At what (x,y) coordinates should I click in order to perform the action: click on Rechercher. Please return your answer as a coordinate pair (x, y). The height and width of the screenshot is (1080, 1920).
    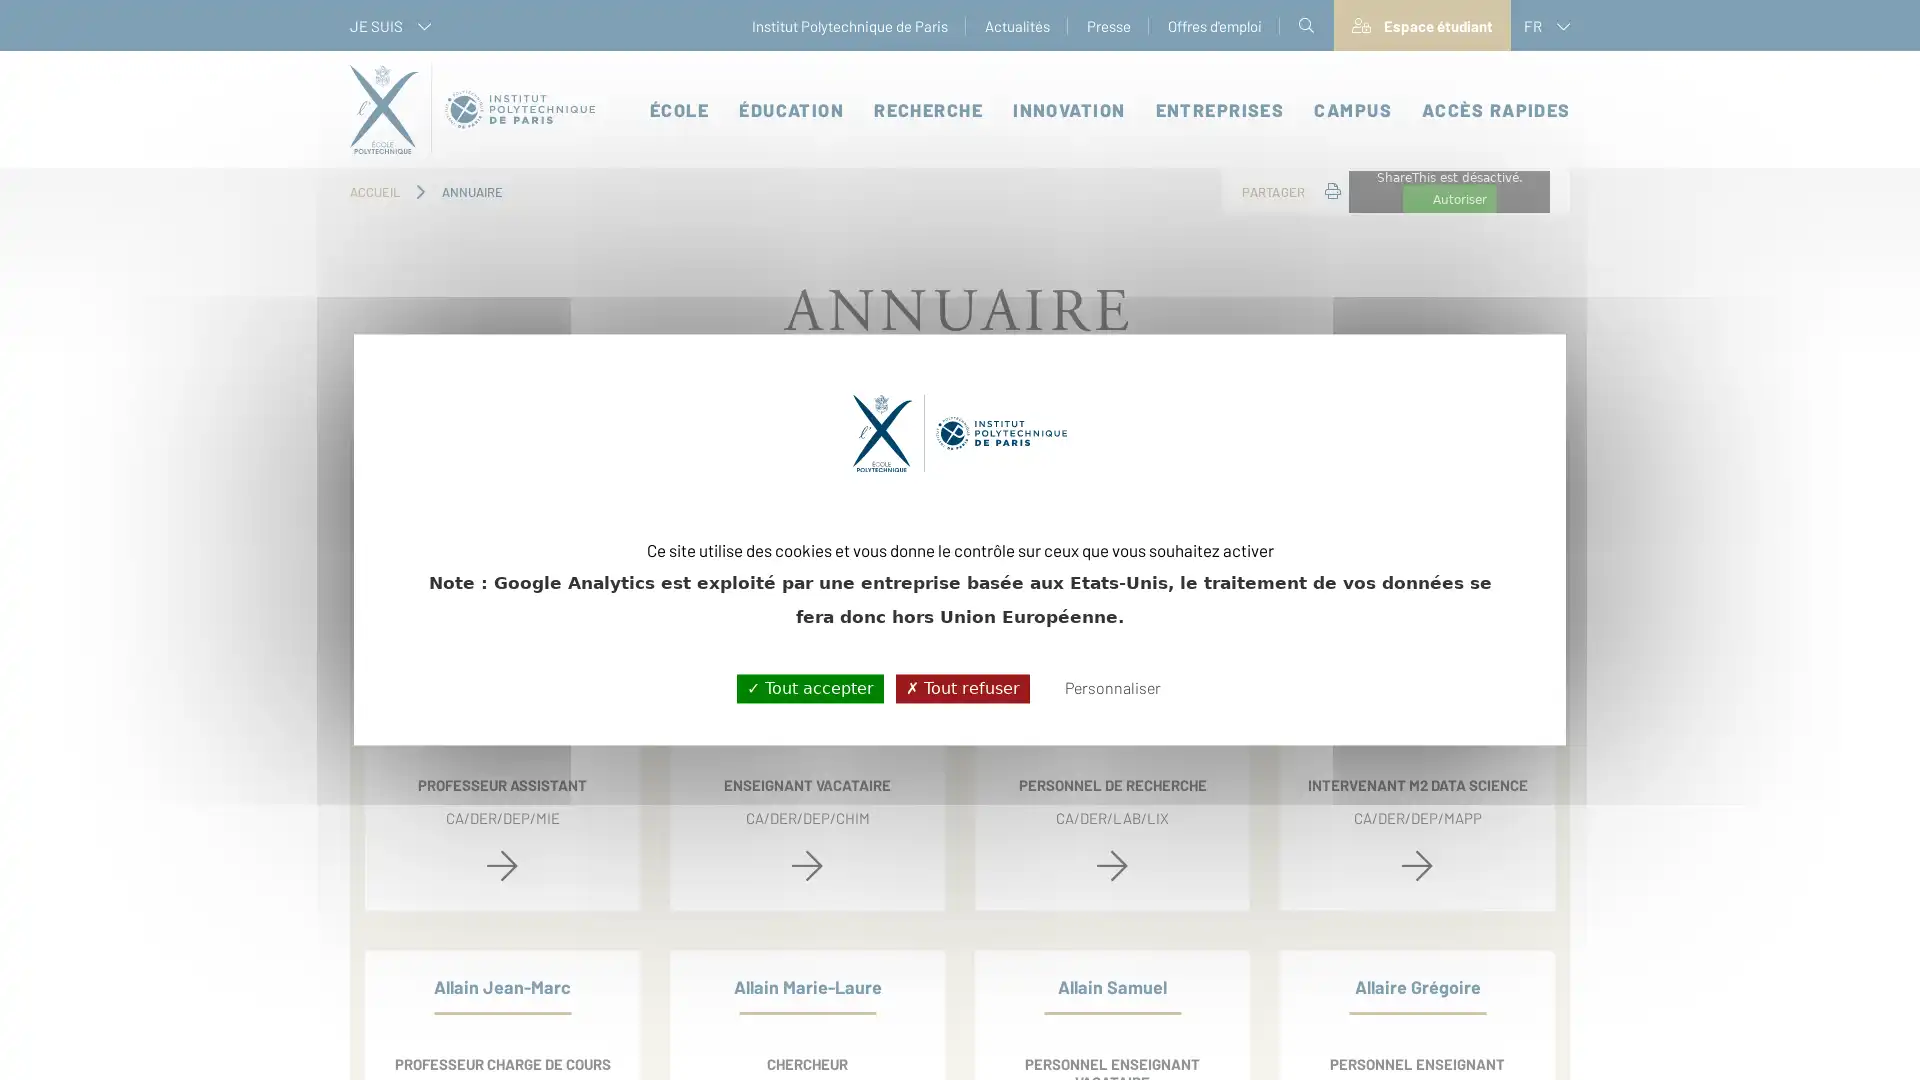
    Looking at the image, I should click on (1328, 562).